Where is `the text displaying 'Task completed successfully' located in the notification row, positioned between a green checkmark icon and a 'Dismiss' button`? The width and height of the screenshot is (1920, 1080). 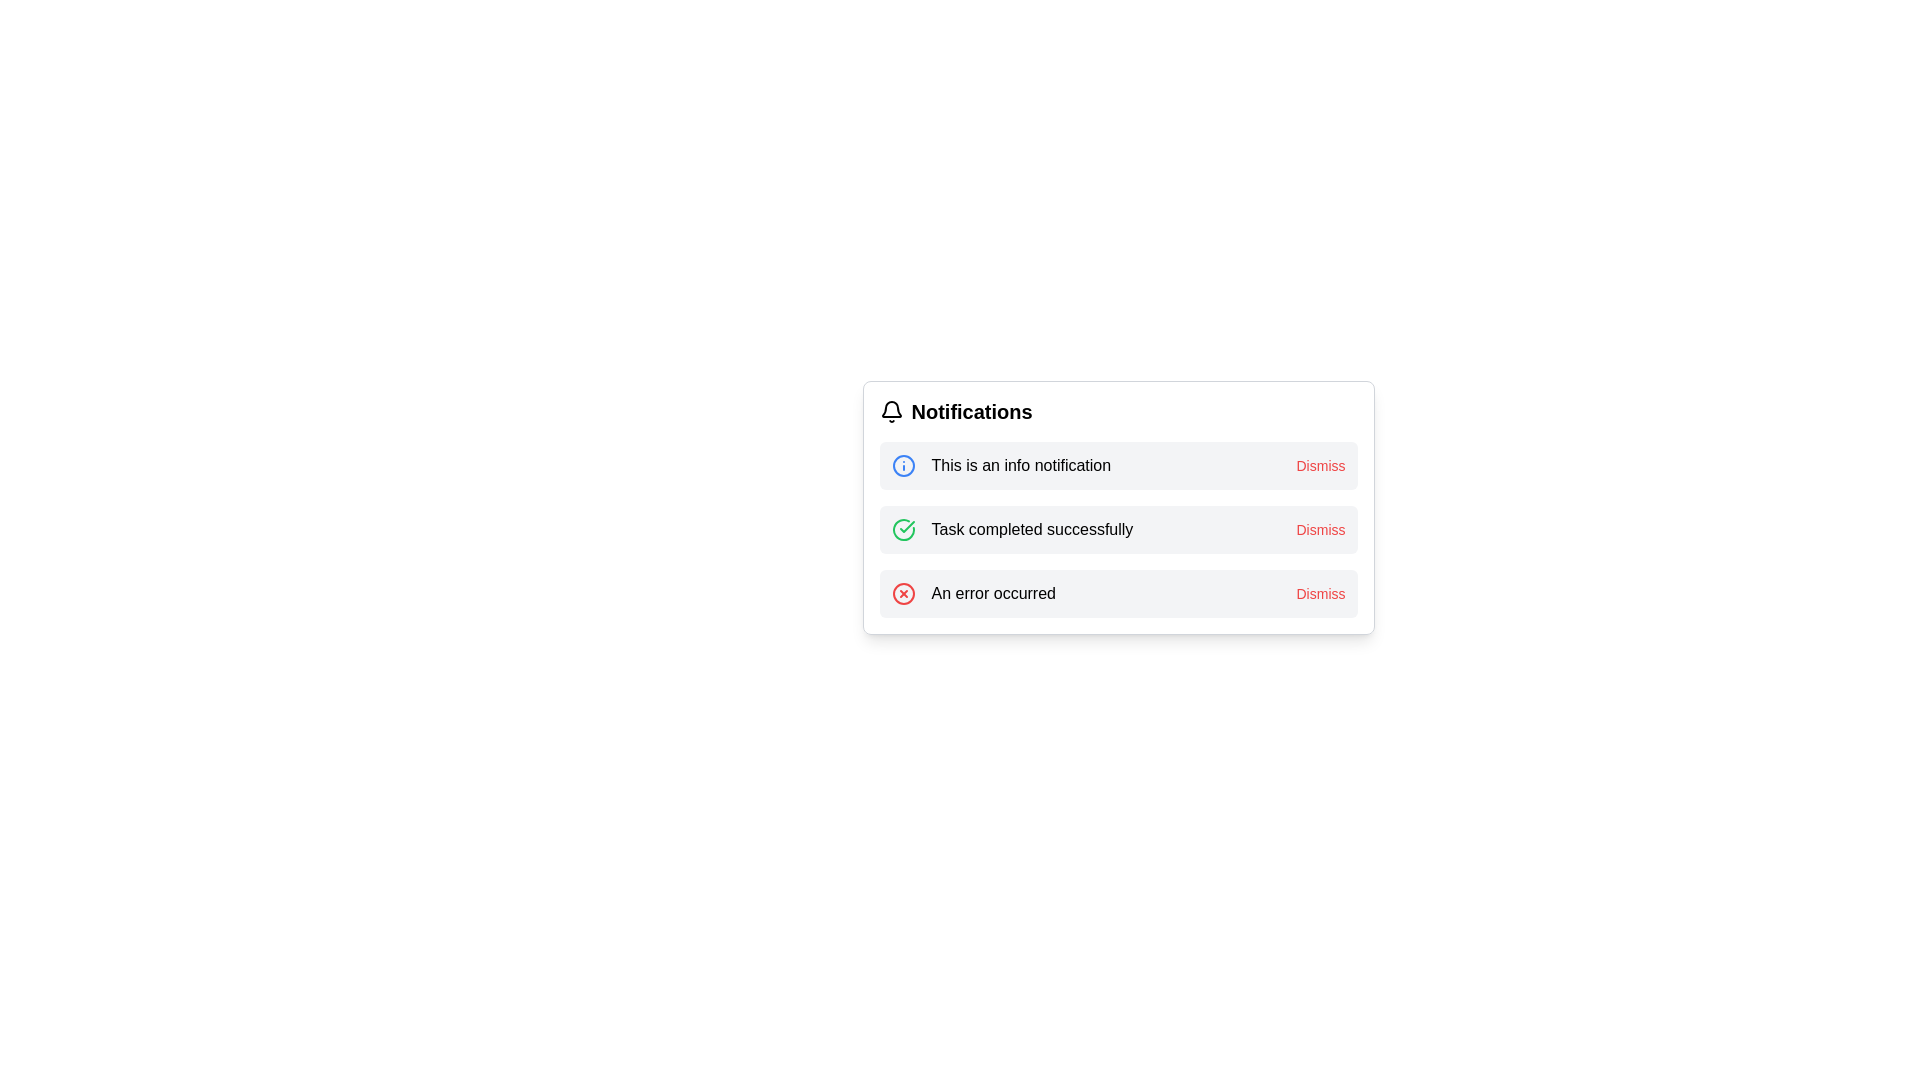
the text displaying 'Task completed successfully' located in the notification row, positioned between a green checkmark icon and a 'Dismiss' button is located at coordinates (1032, 528).